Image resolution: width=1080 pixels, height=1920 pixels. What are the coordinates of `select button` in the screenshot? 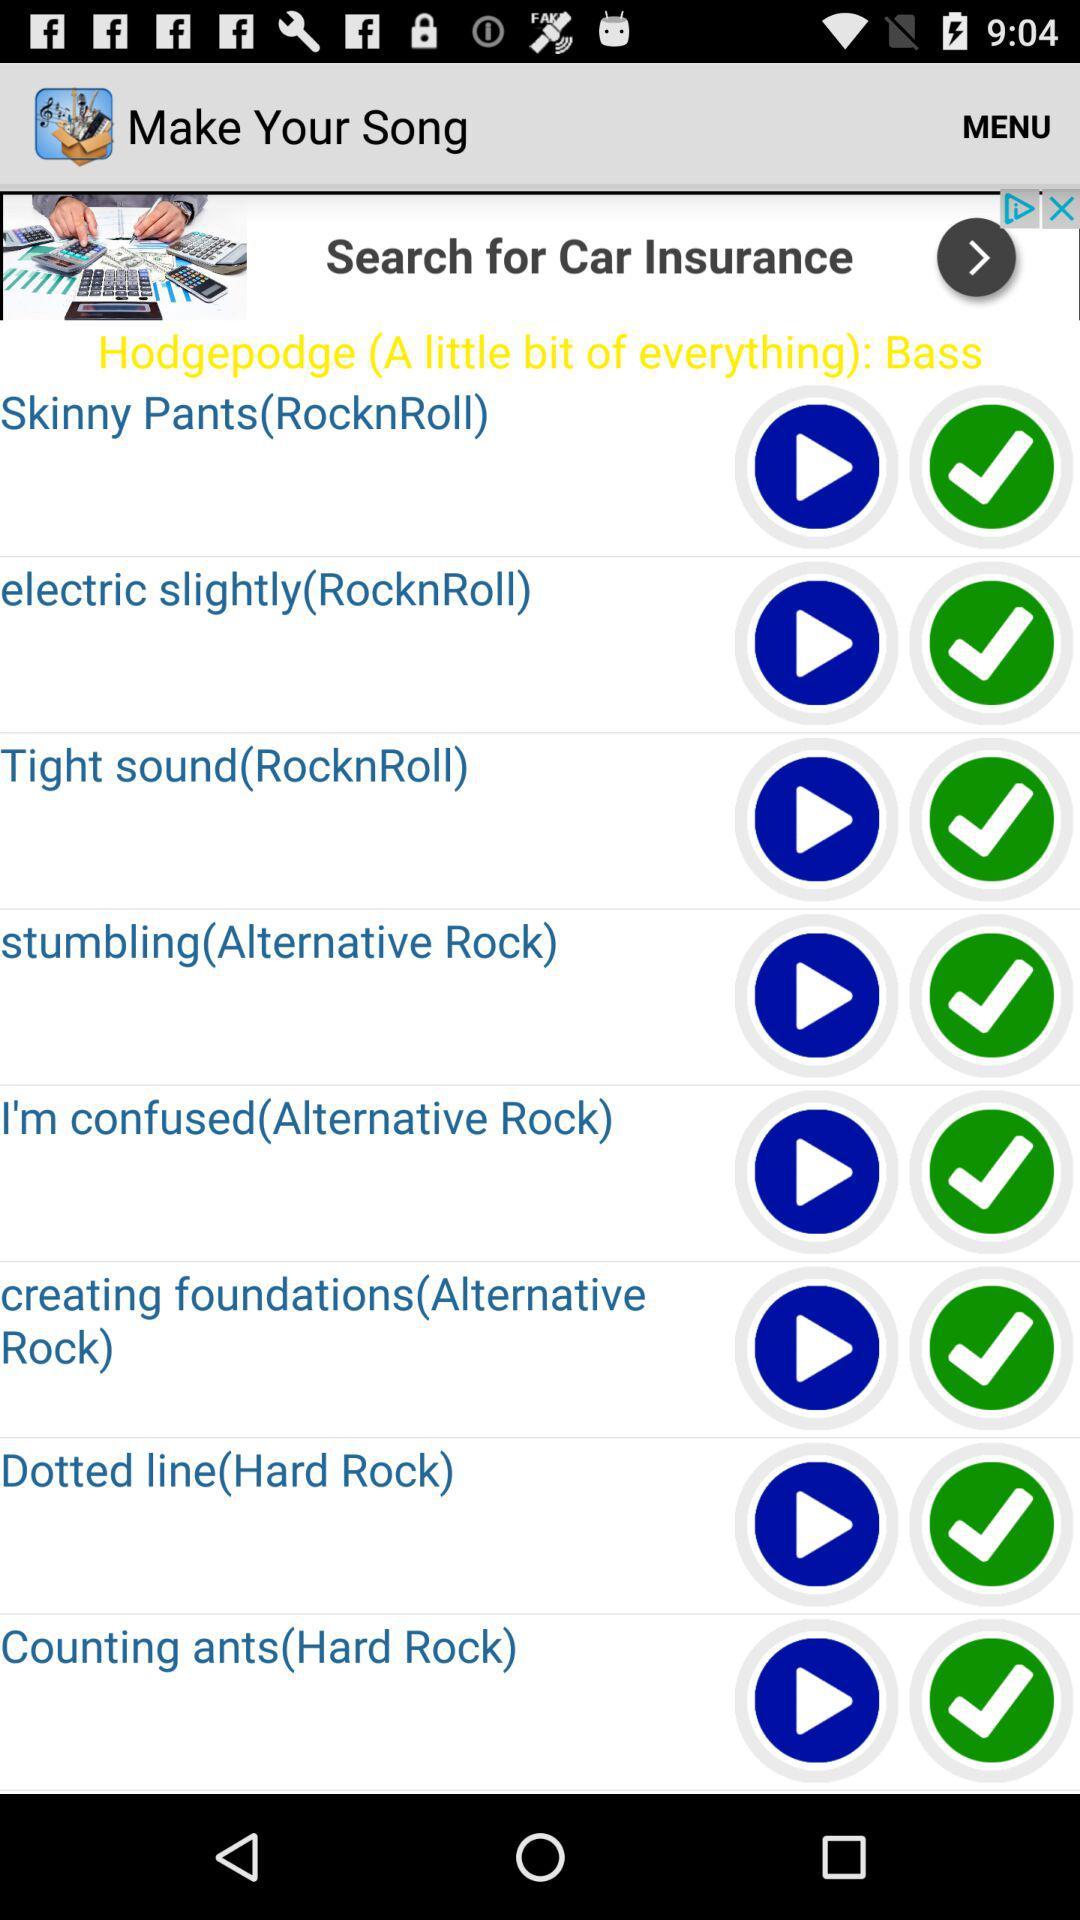 It's located at (992, 1524).